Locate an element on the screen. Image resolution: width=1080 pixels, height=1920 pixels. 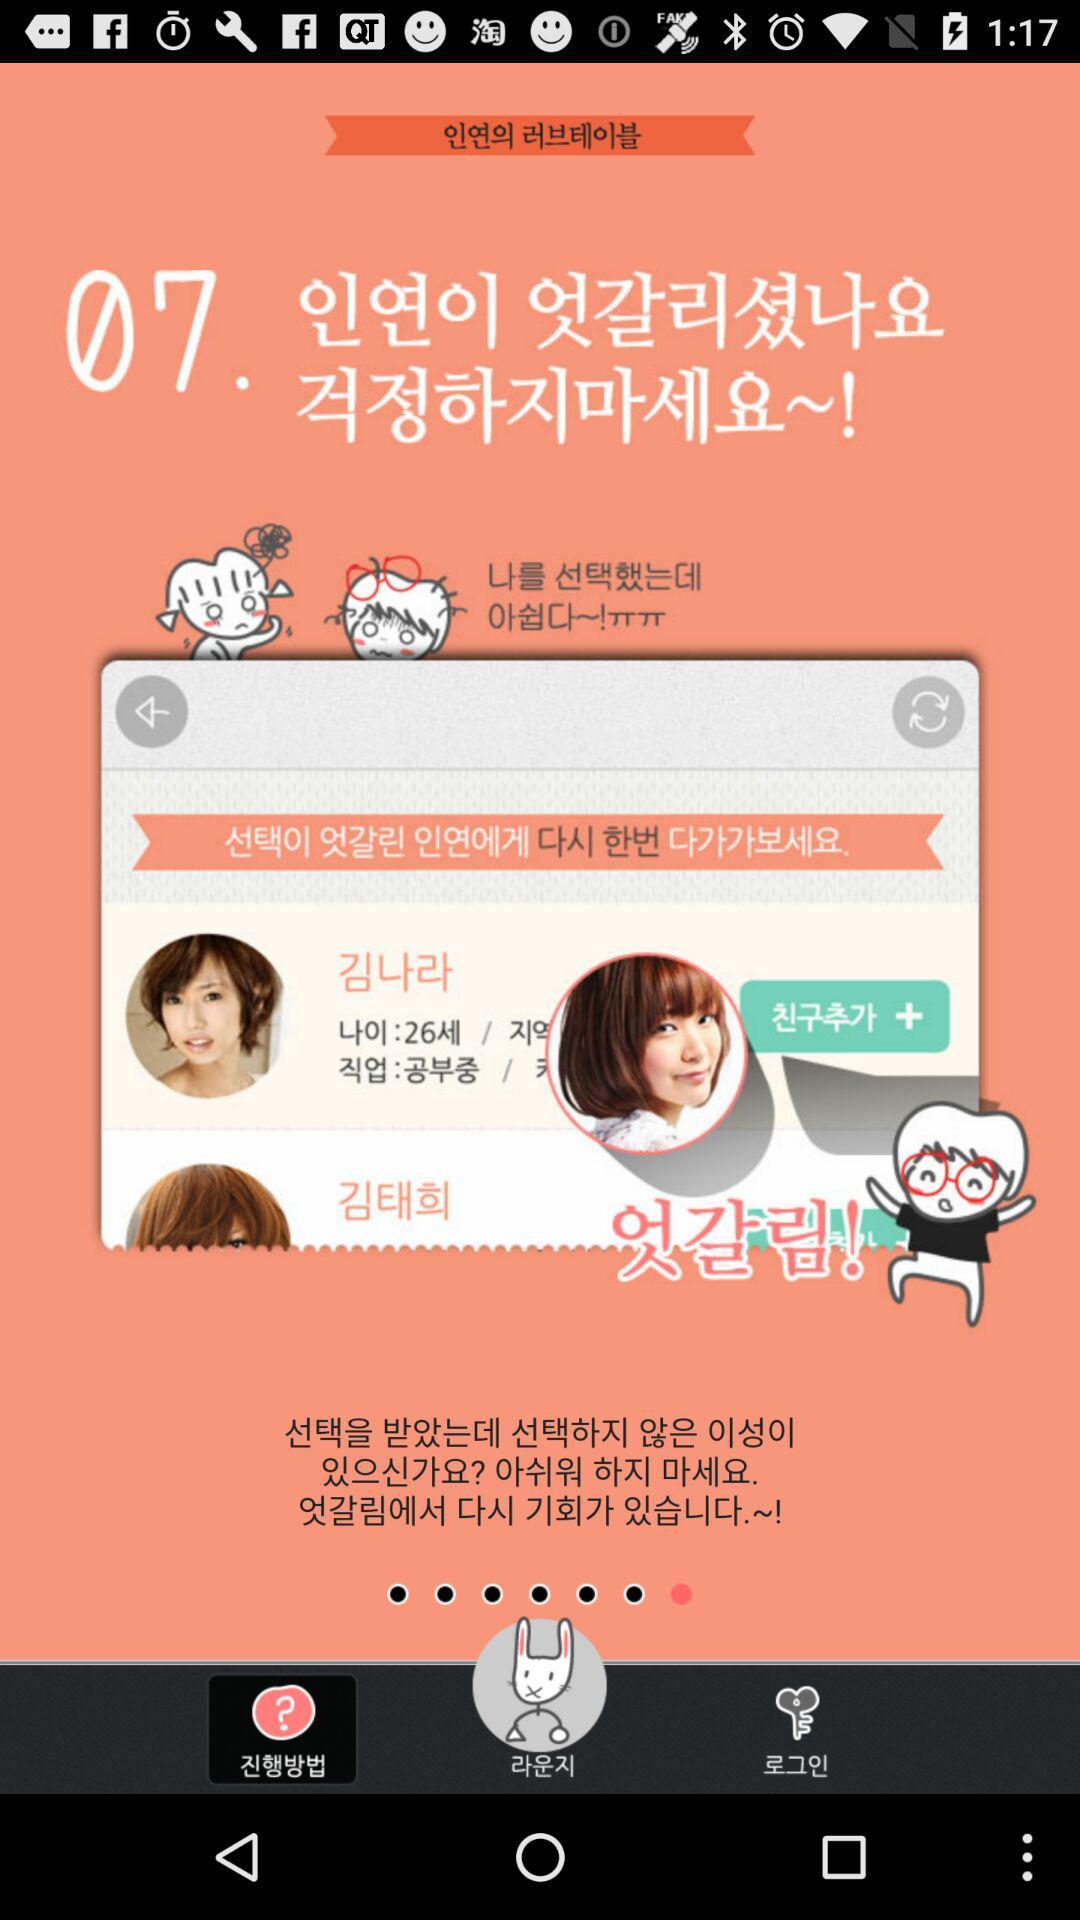
the fifth page is located at coordinates (585, 1593).